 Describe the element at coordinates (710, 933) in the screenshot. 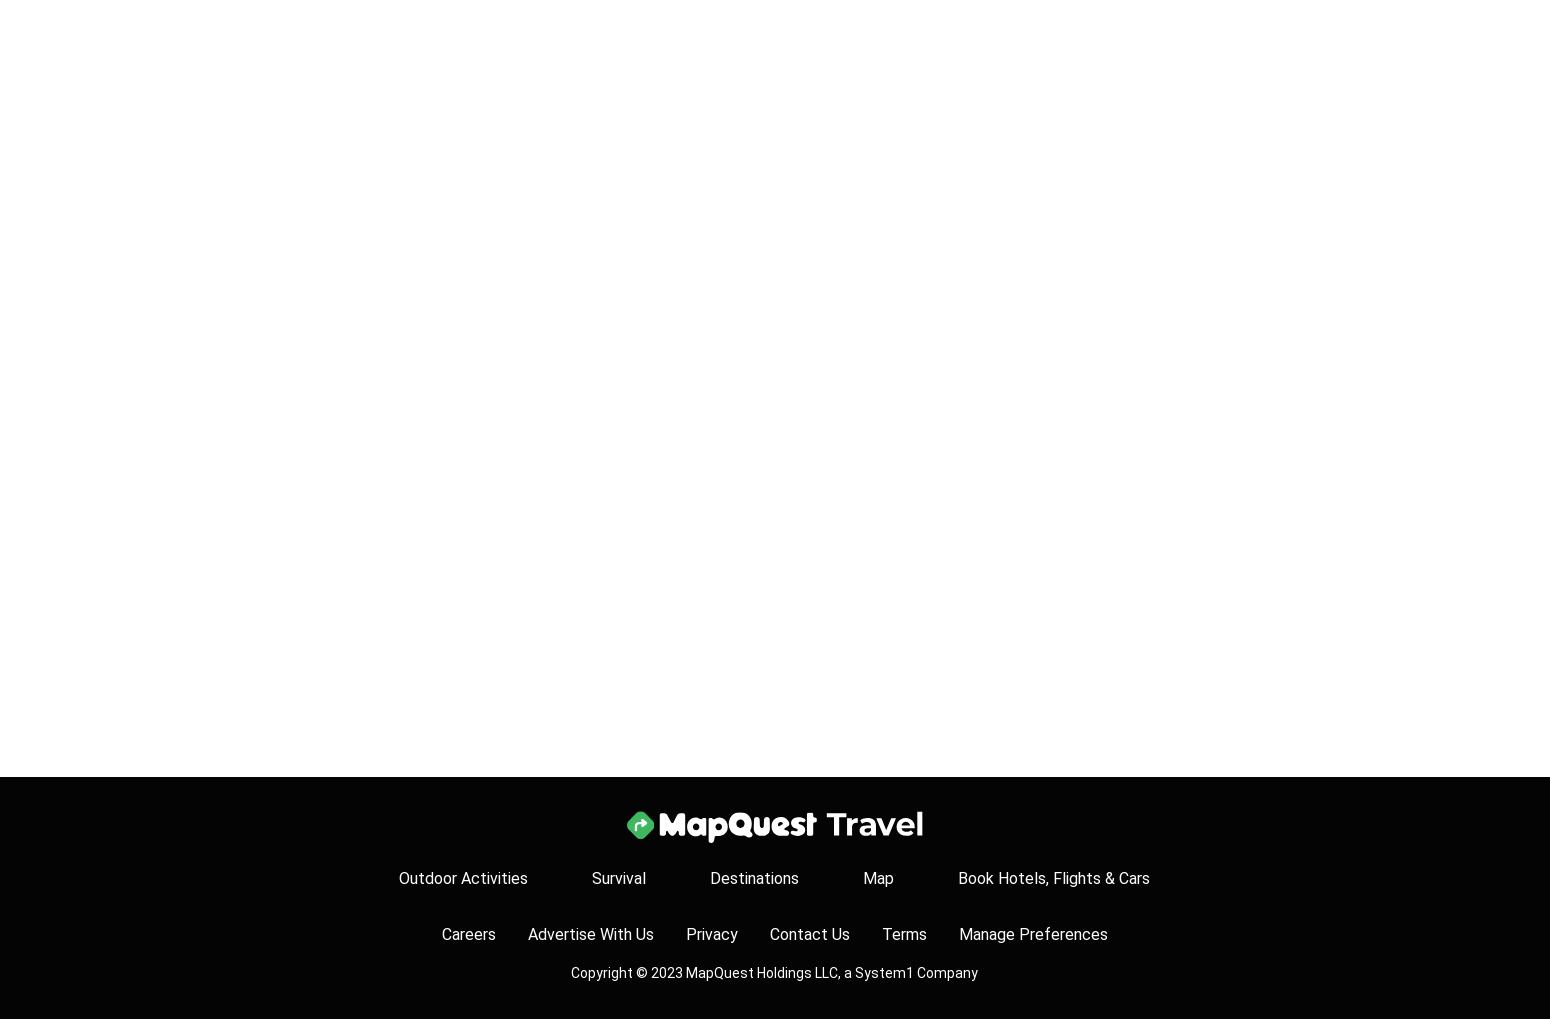

I see `'Privacy'` at that location.